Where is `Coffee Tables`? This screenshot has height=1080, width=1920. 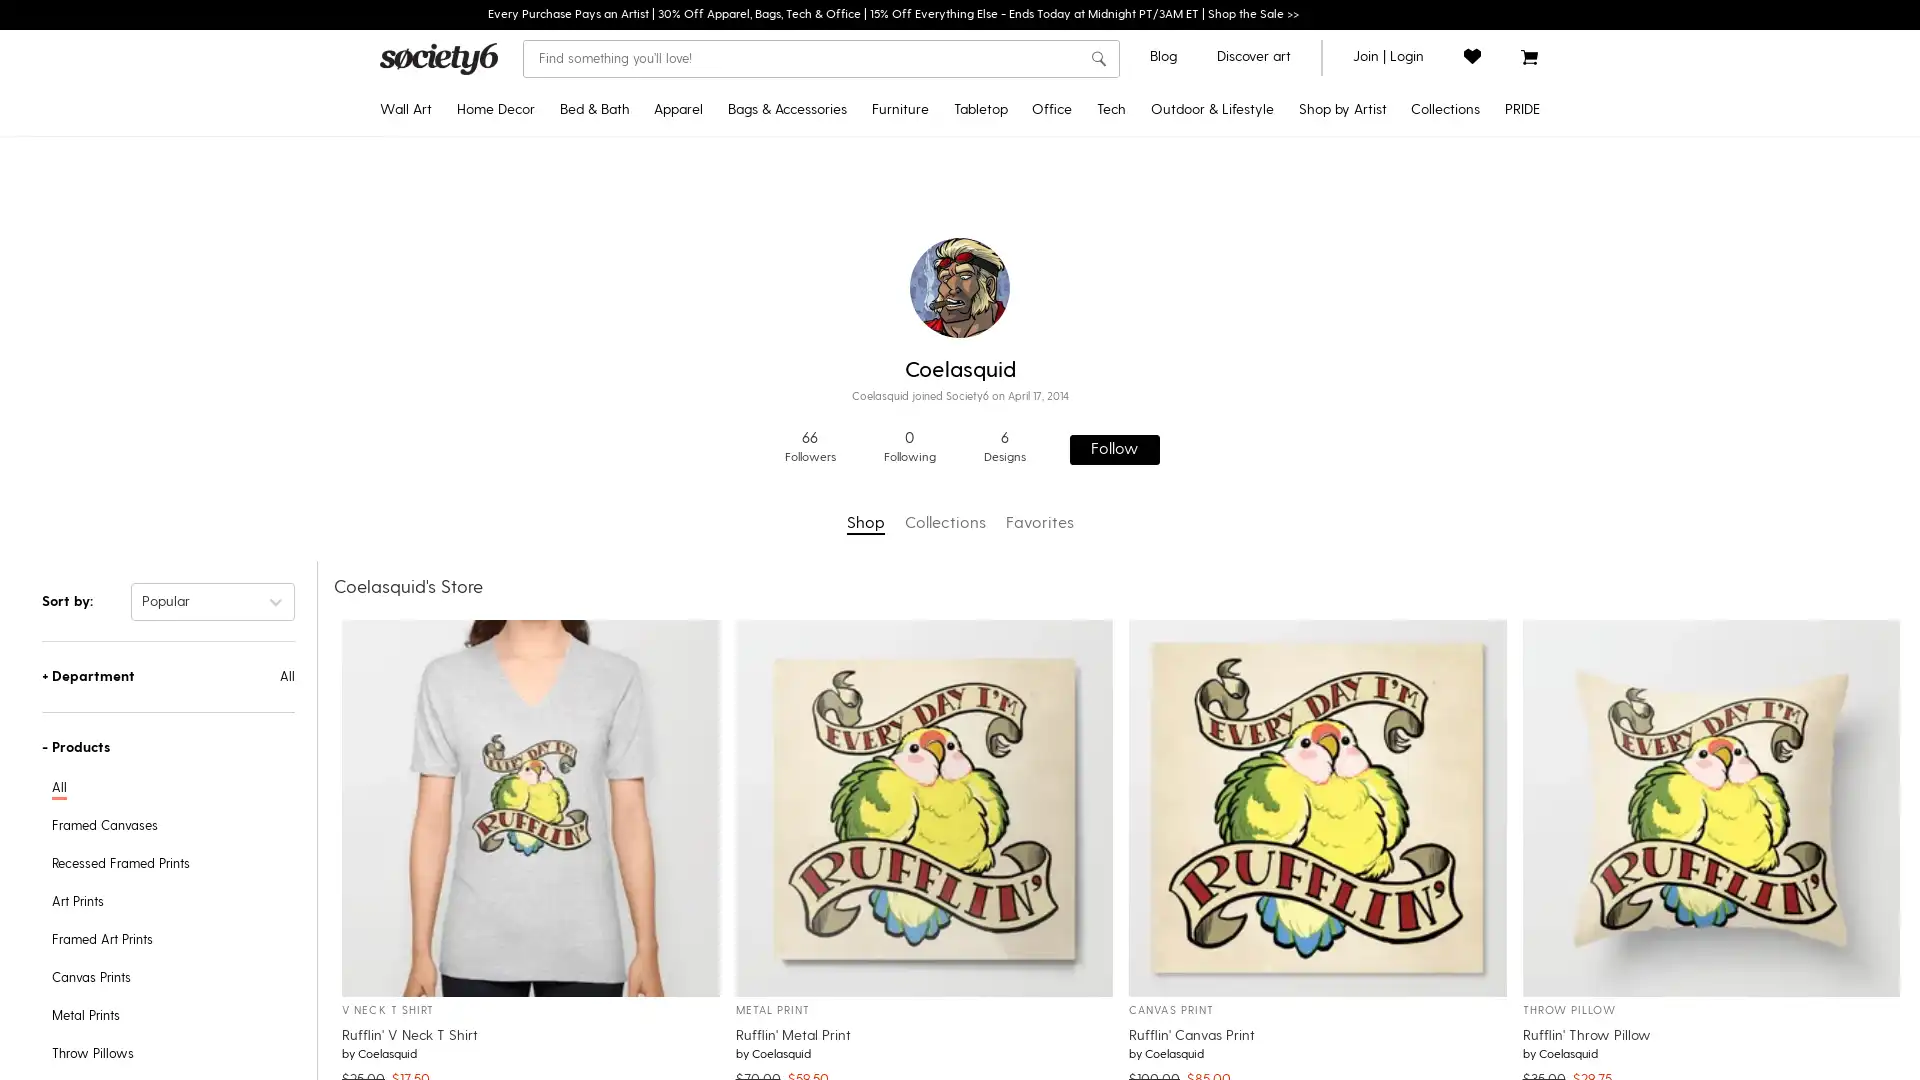
Coffee Tables is located at coordinates (934, 320).